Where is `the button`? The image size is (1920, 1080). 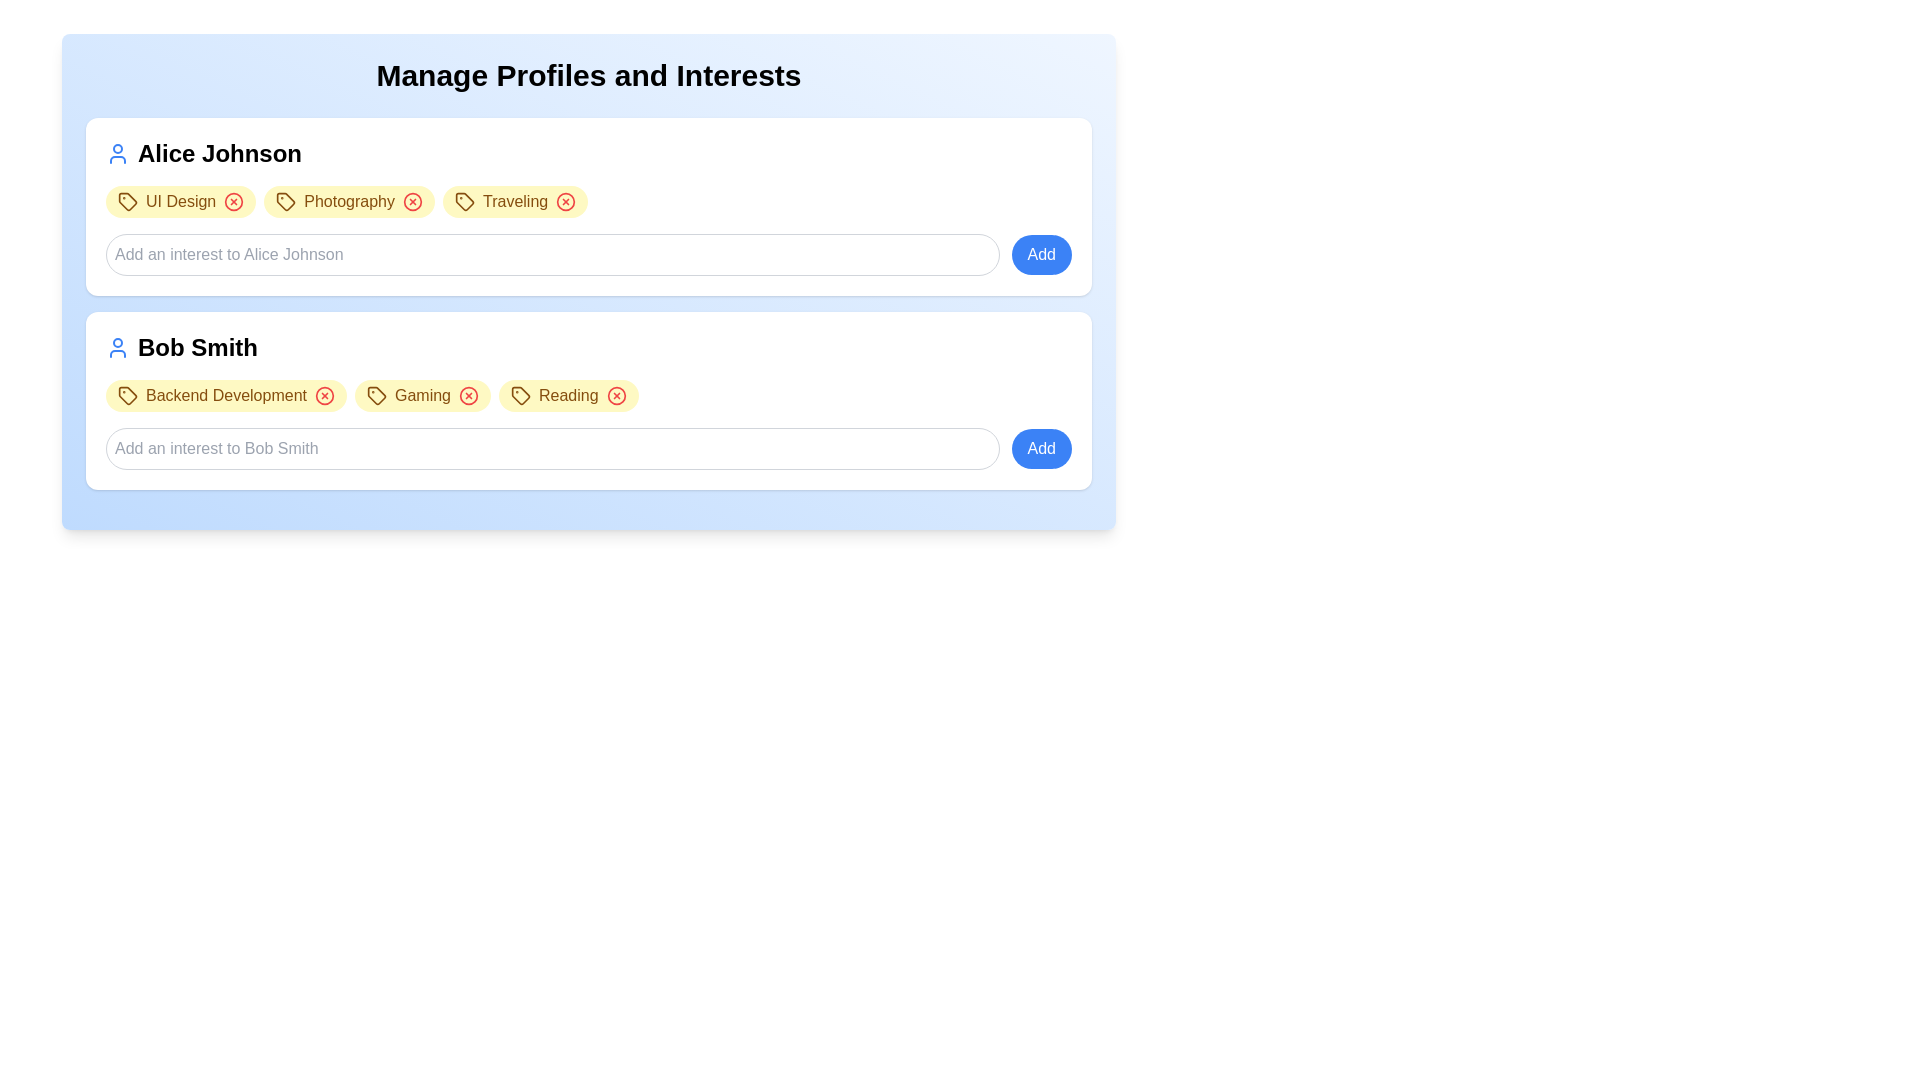
the button is located at coordinates (325, 396).